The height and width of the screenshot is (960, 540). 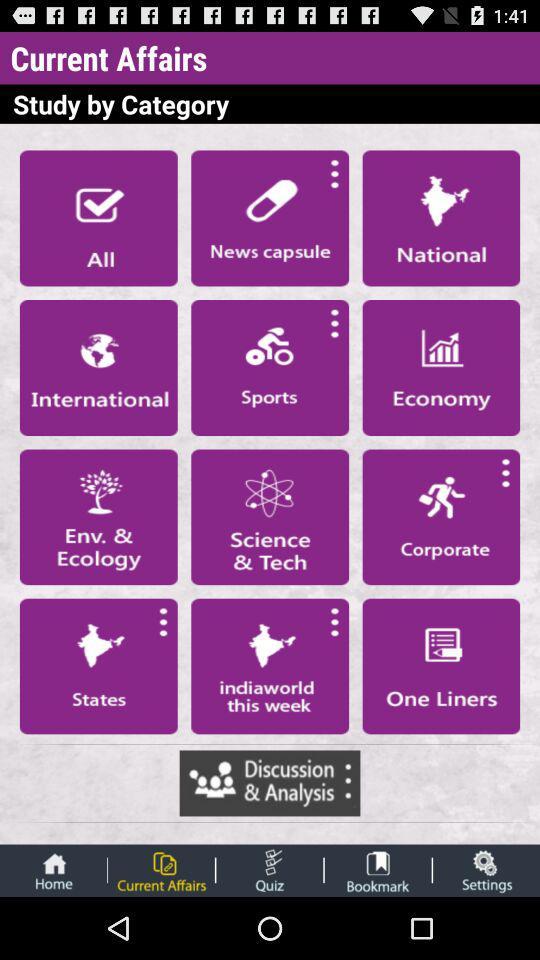 I want to click on click for option, so click(x=441, y=666).